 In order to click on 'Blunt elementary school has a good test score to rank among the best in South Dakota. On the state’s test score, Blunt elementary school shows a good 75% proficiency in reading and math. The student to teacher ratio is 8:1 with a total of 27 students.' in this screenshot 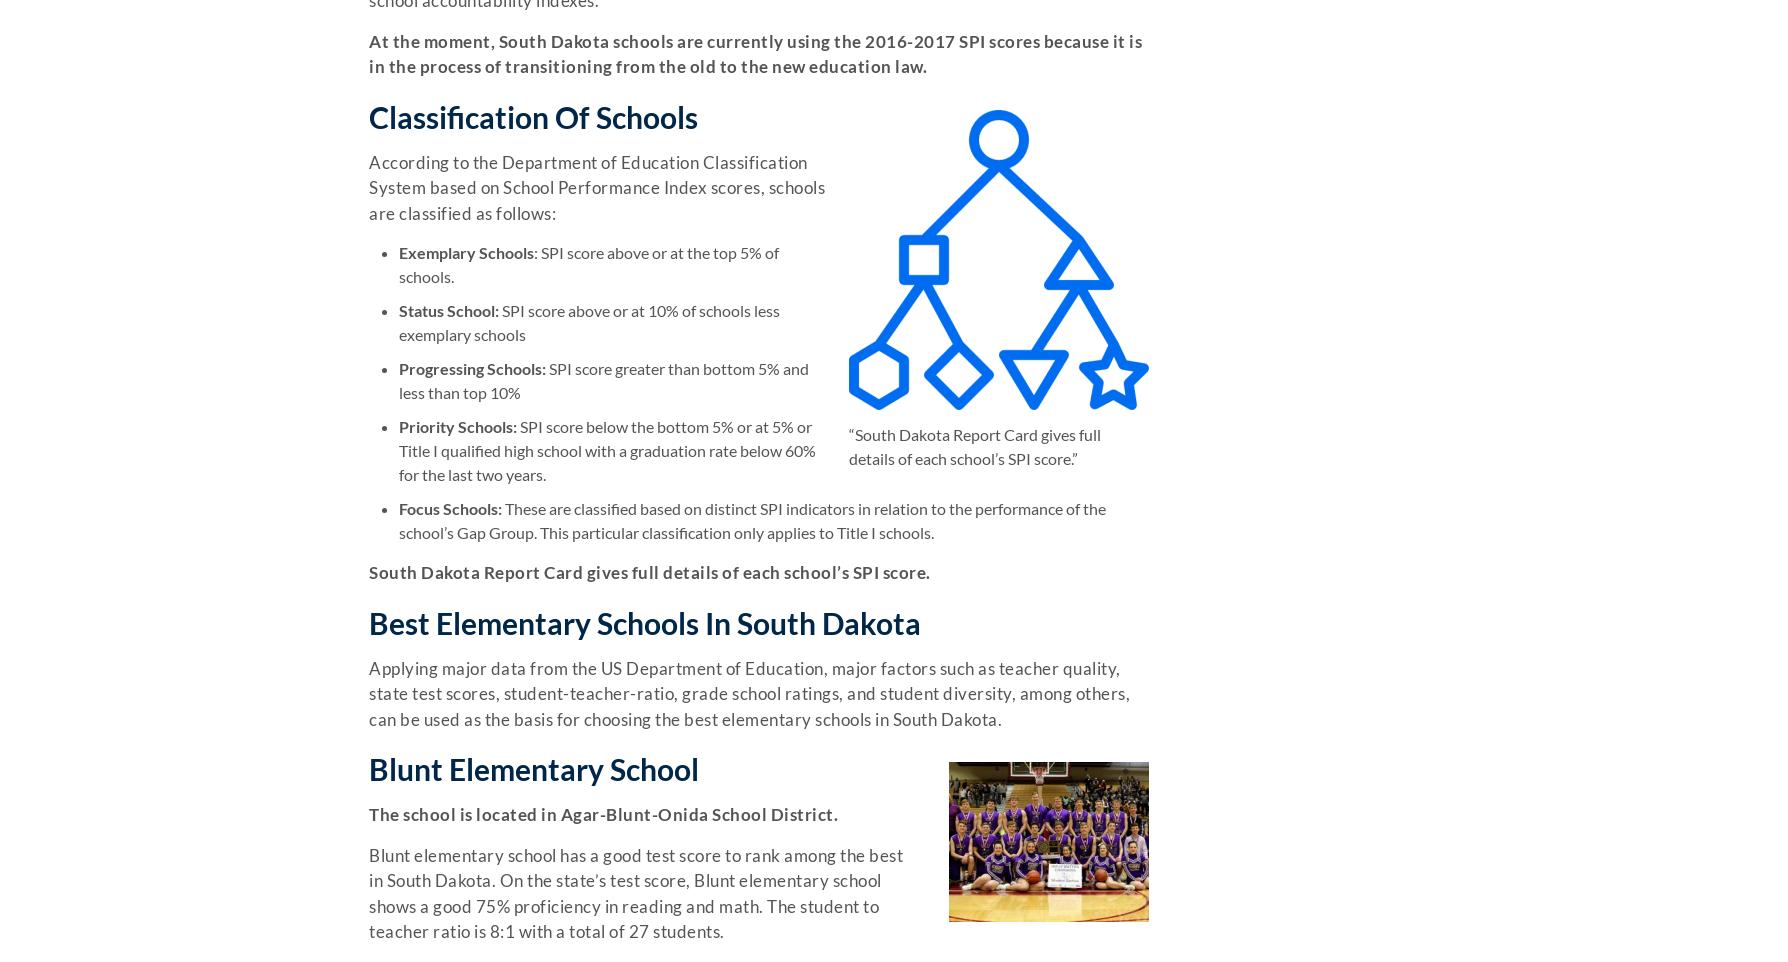, I will do `click(635, 892)`.